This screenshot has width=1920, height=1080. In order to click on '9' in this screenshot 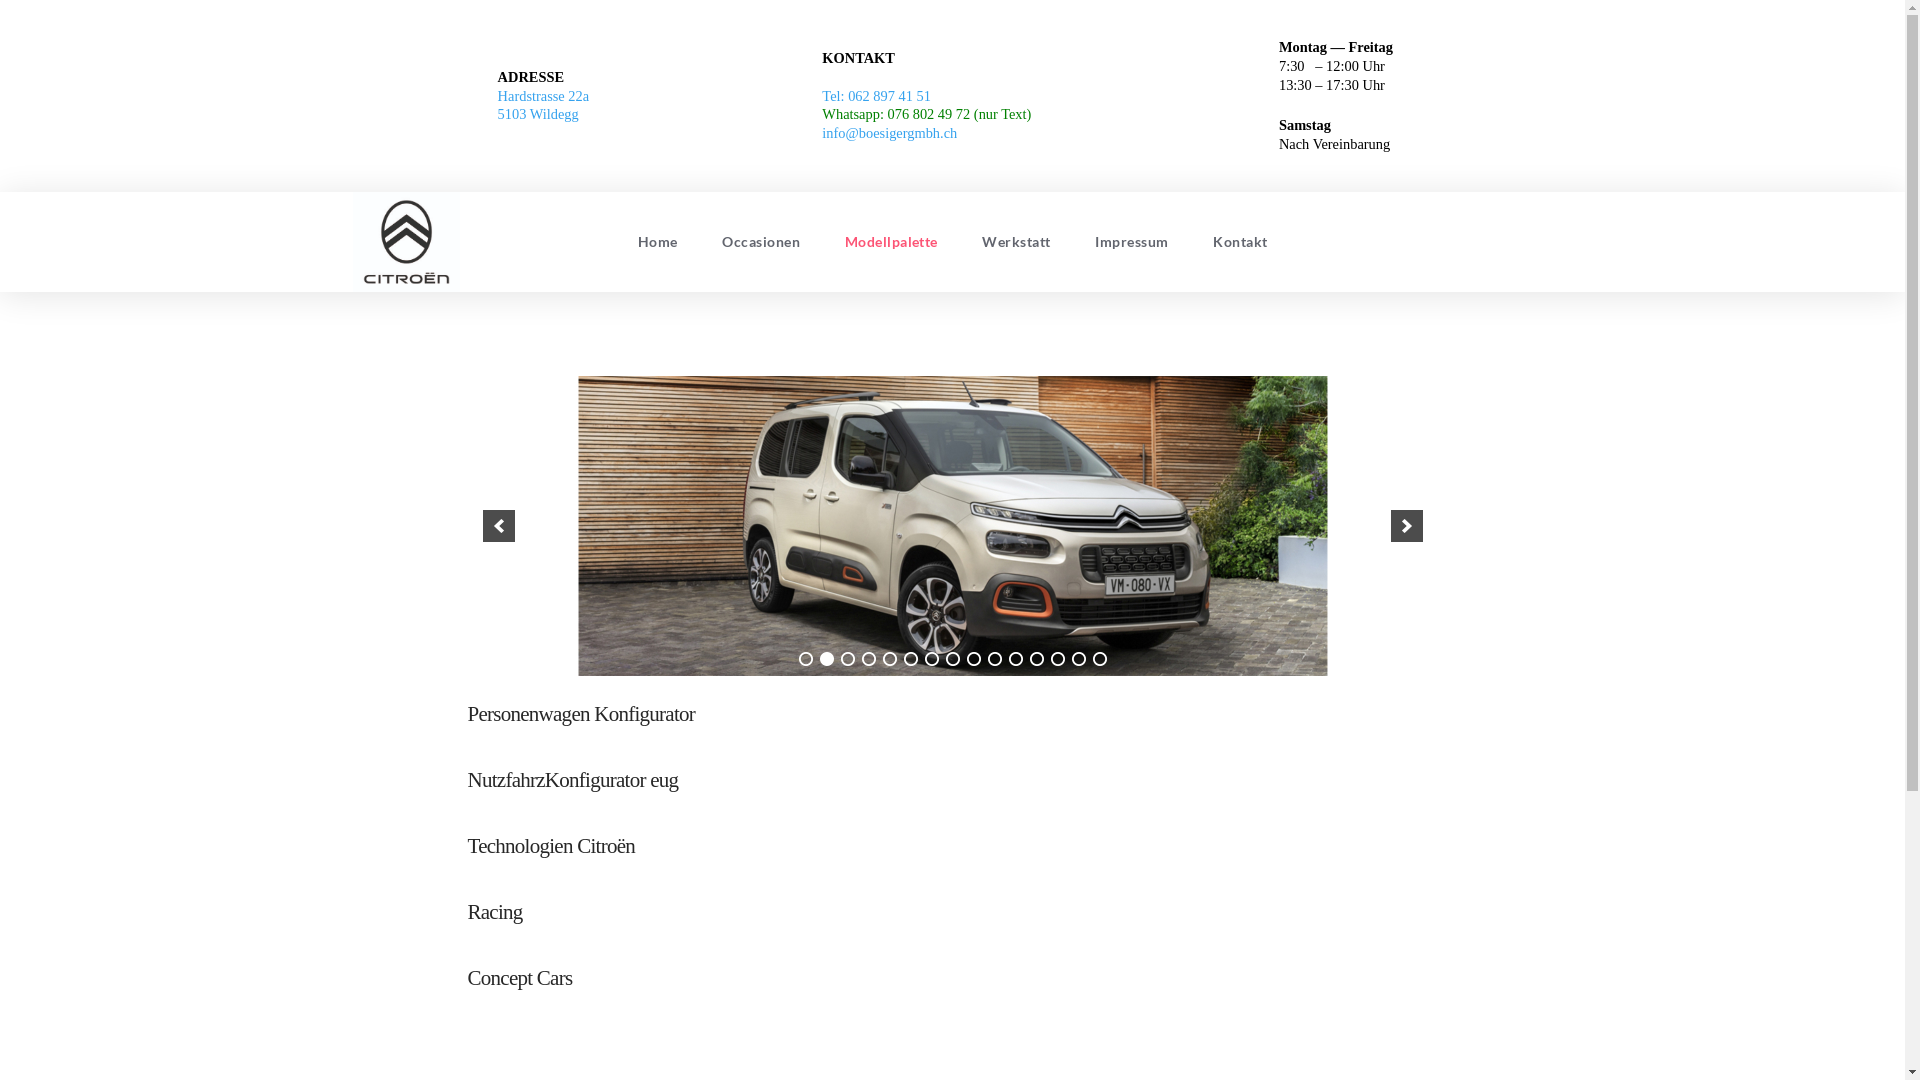, I will do `click(973, 659)`.